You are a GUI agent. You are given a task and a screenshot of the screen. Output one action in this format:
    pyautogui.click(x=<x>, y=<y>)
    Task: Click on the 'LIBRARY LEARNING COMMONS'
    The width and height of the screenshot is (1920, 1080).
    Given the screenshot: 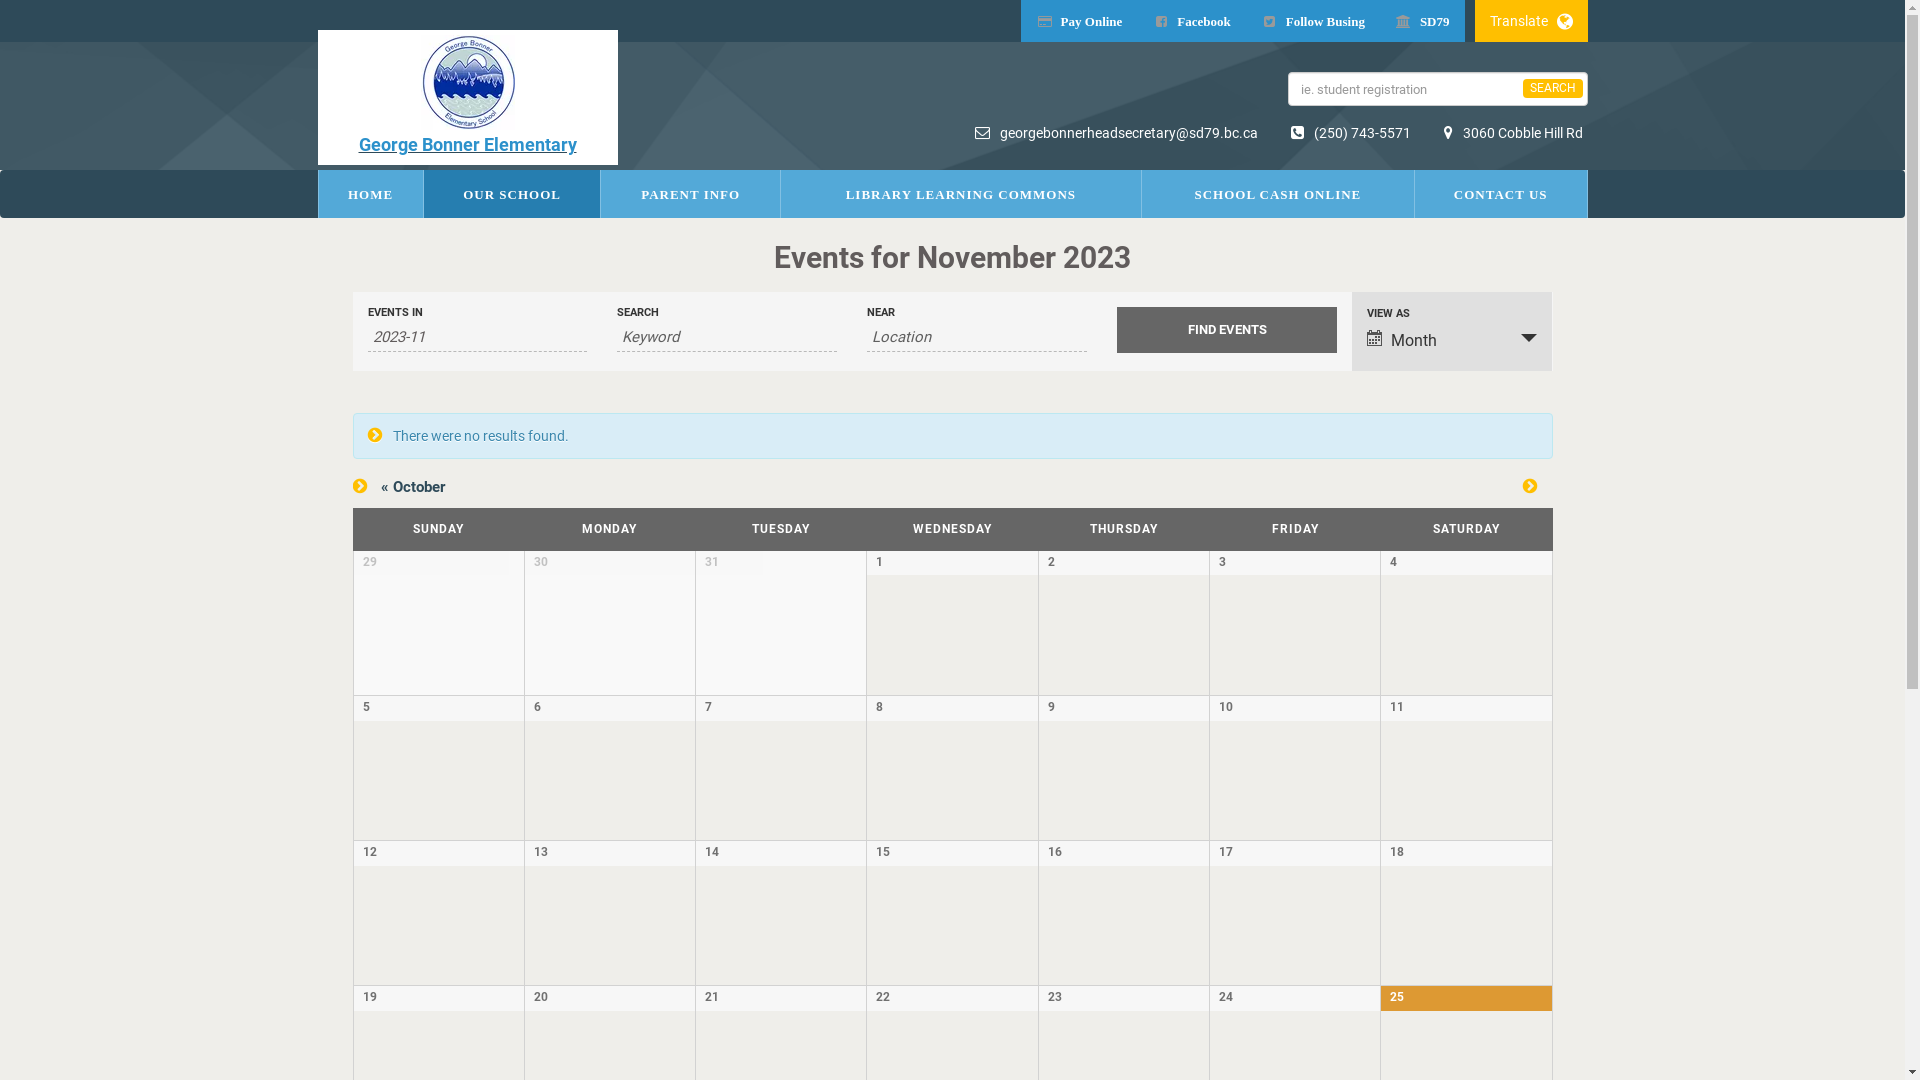 What is the action you would take?
    pyautogui.click(x=960, y=193)
    